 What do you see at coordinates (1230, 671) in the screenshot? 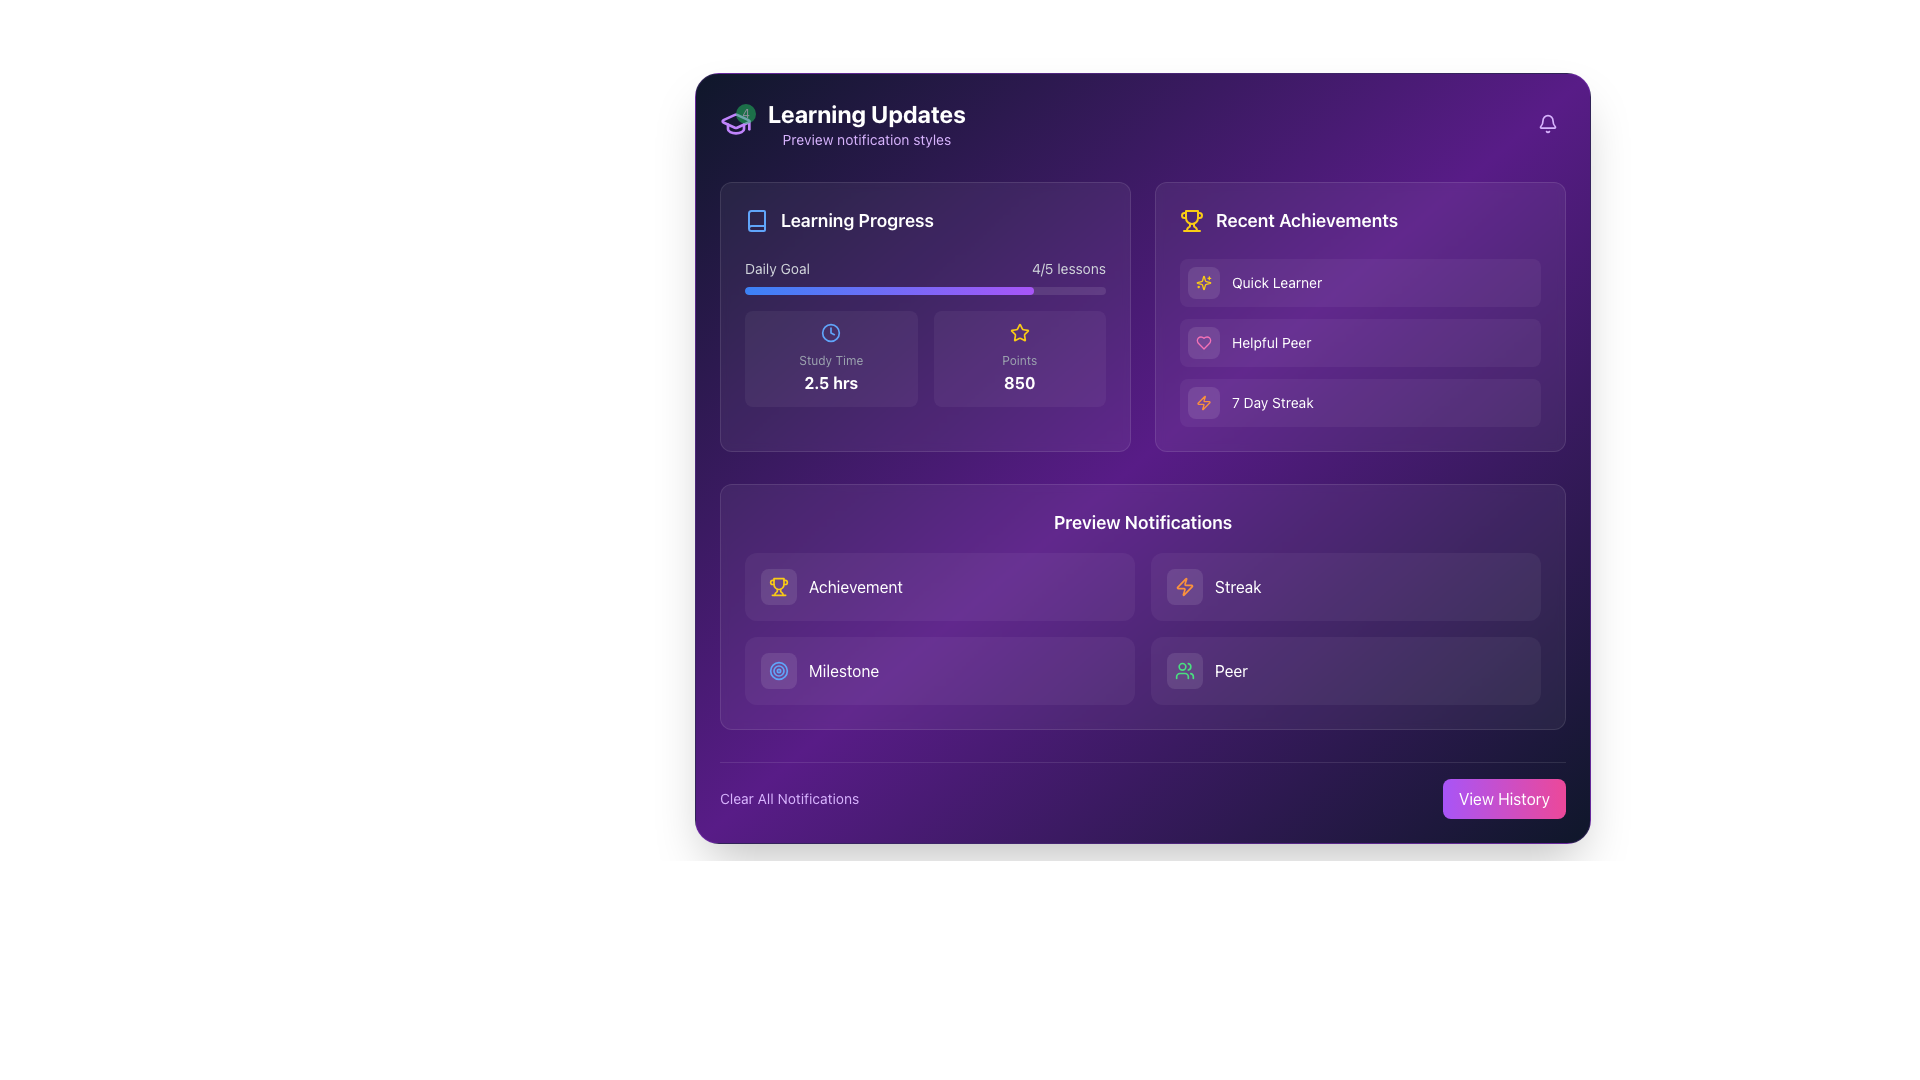
I see `the text label 'peer' located in the lower-right portion of the 'Preview Notifications' section` at bounding box center [1230, 671].